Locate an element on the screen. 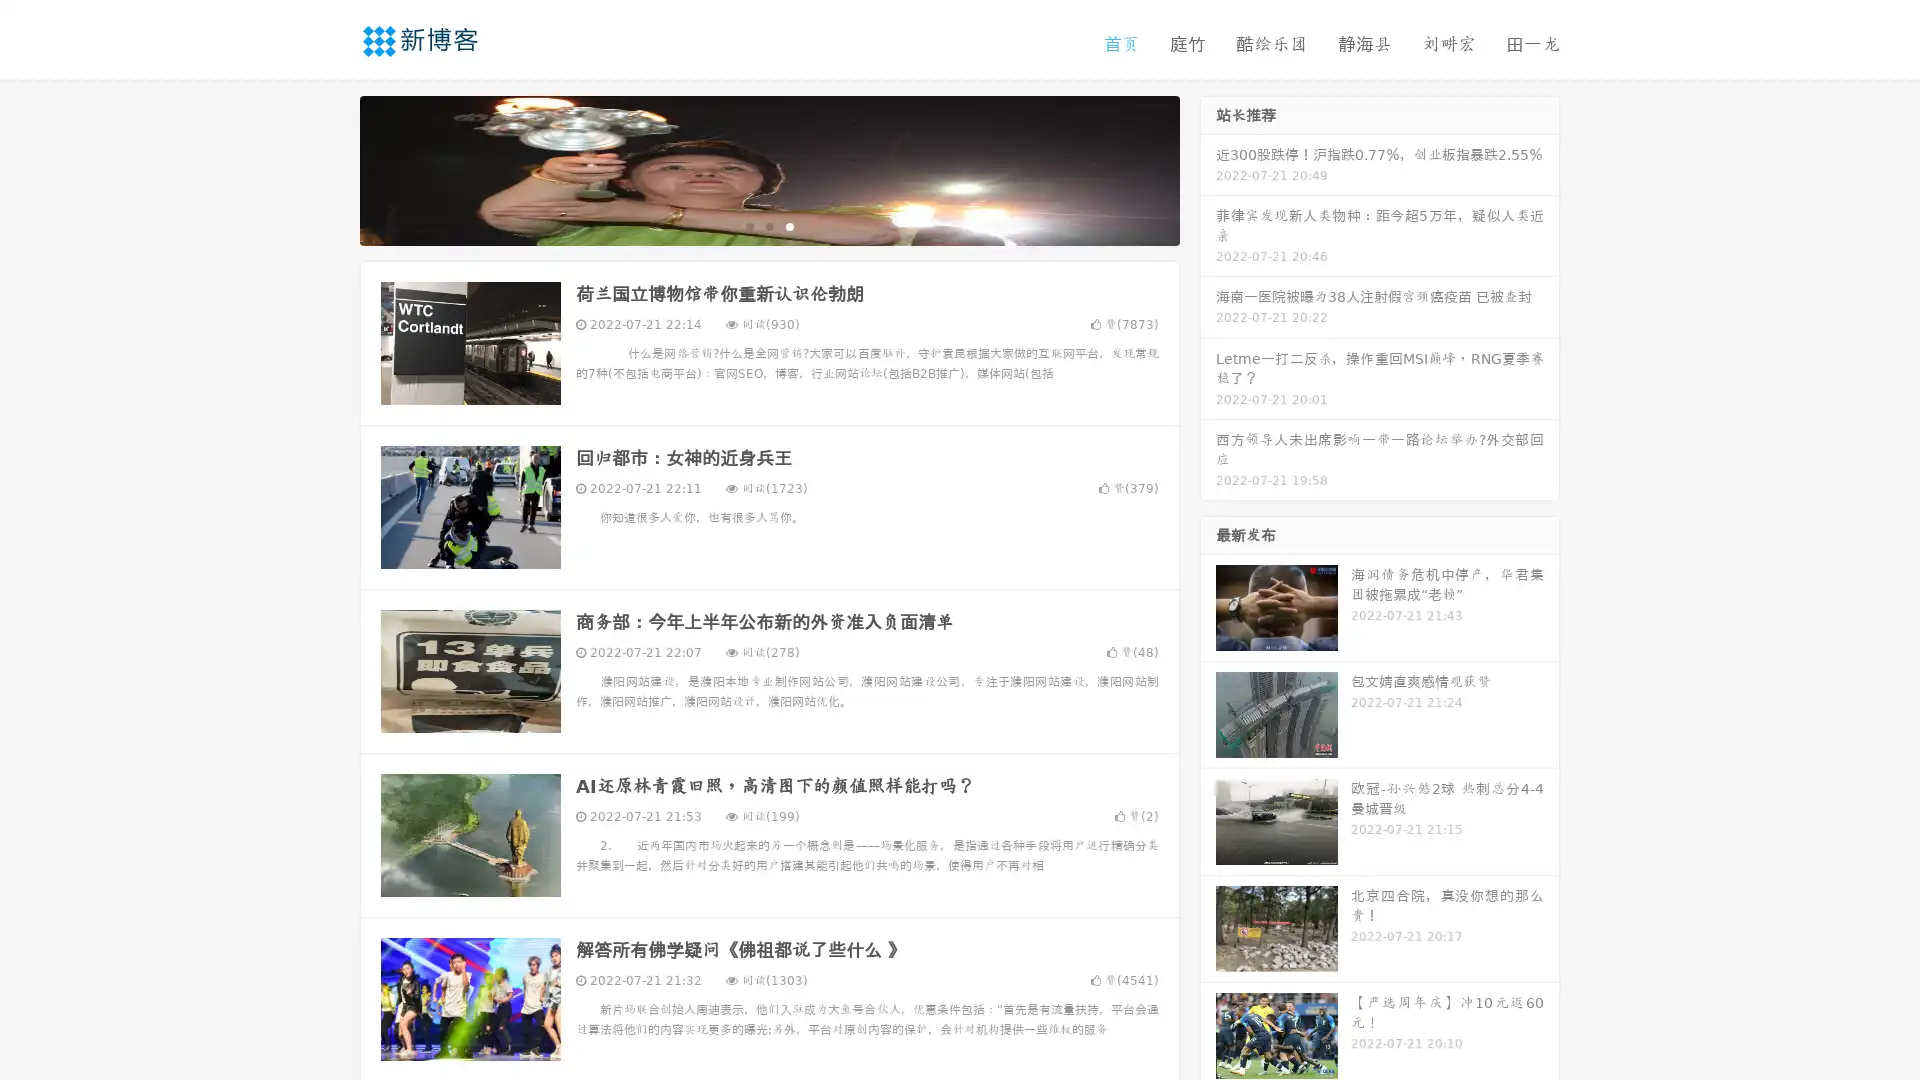  Go to slide 1 is located at coordinates (748, 225).